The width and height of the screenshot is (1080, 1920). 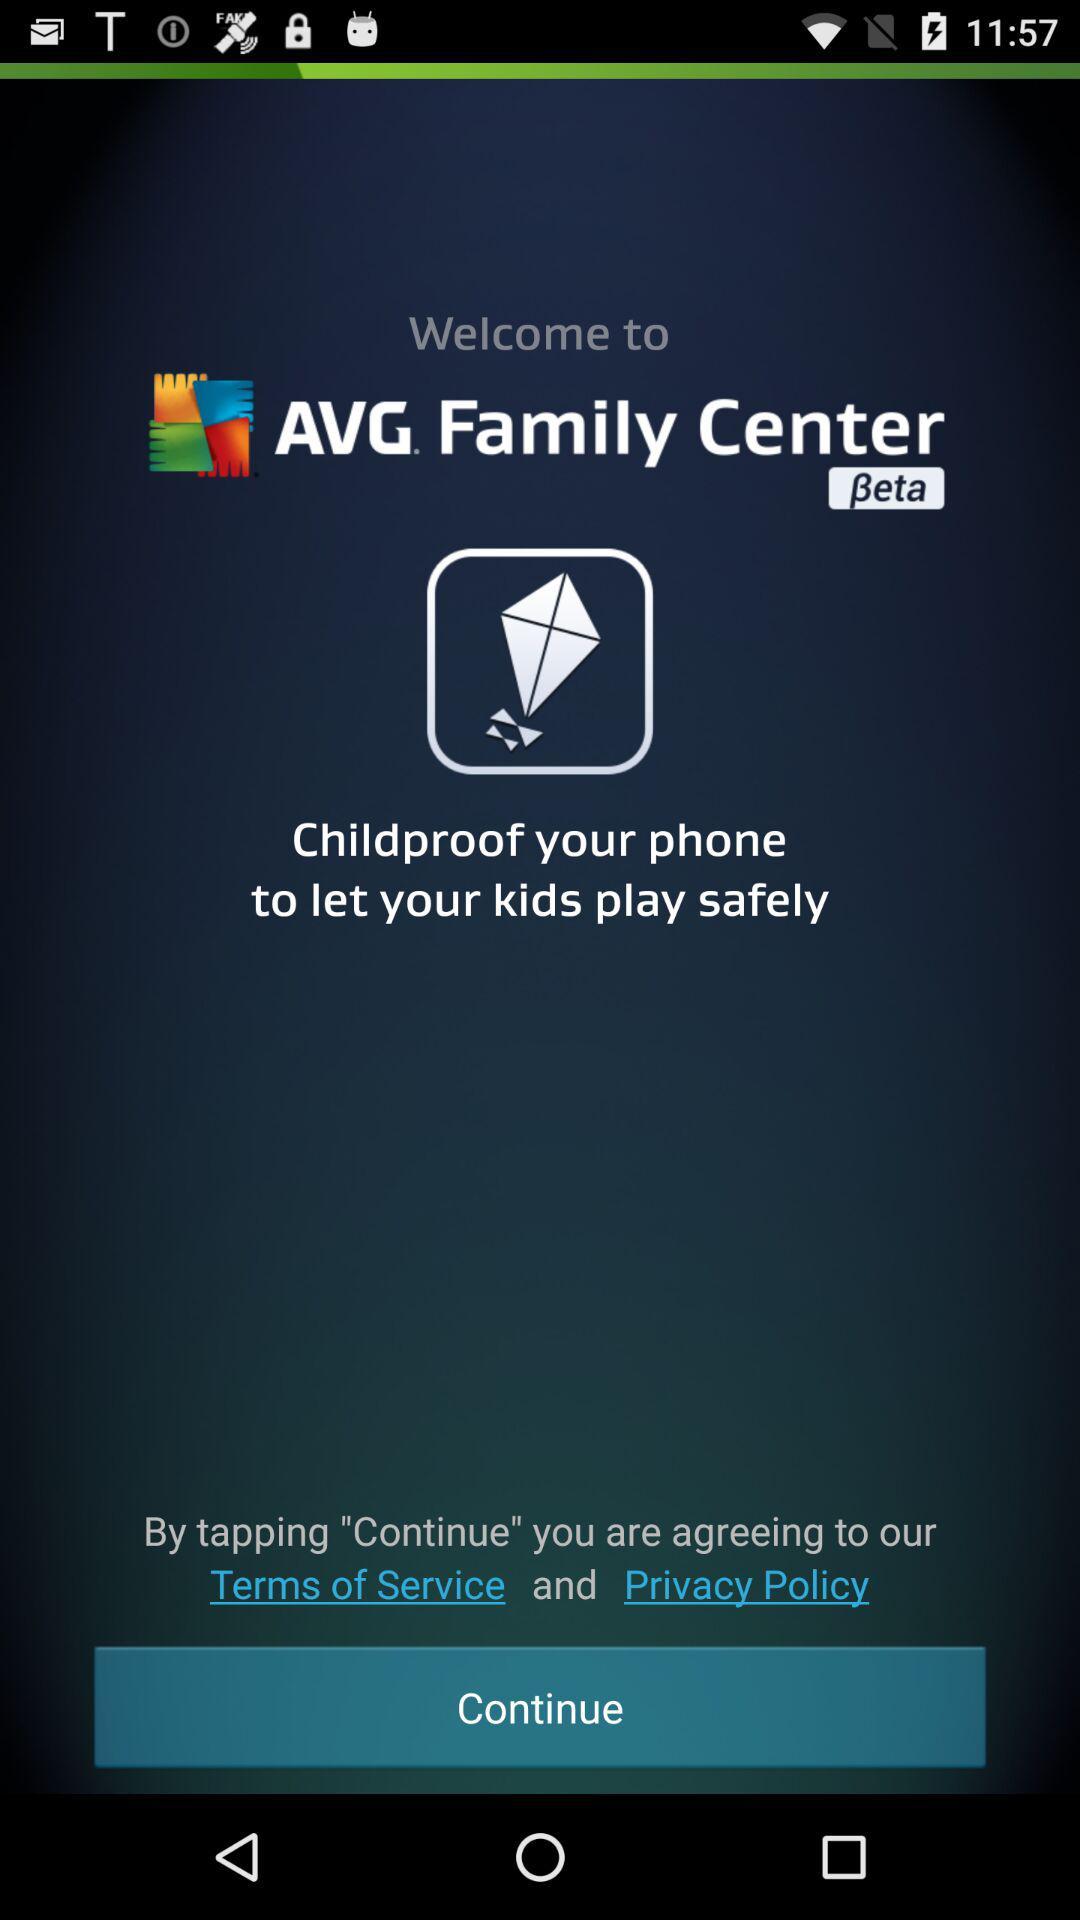 What do you see at coordinates (746, 1582) in the screenshot?
I see `the icon above continue icon` at bounding box center [746, 1582].